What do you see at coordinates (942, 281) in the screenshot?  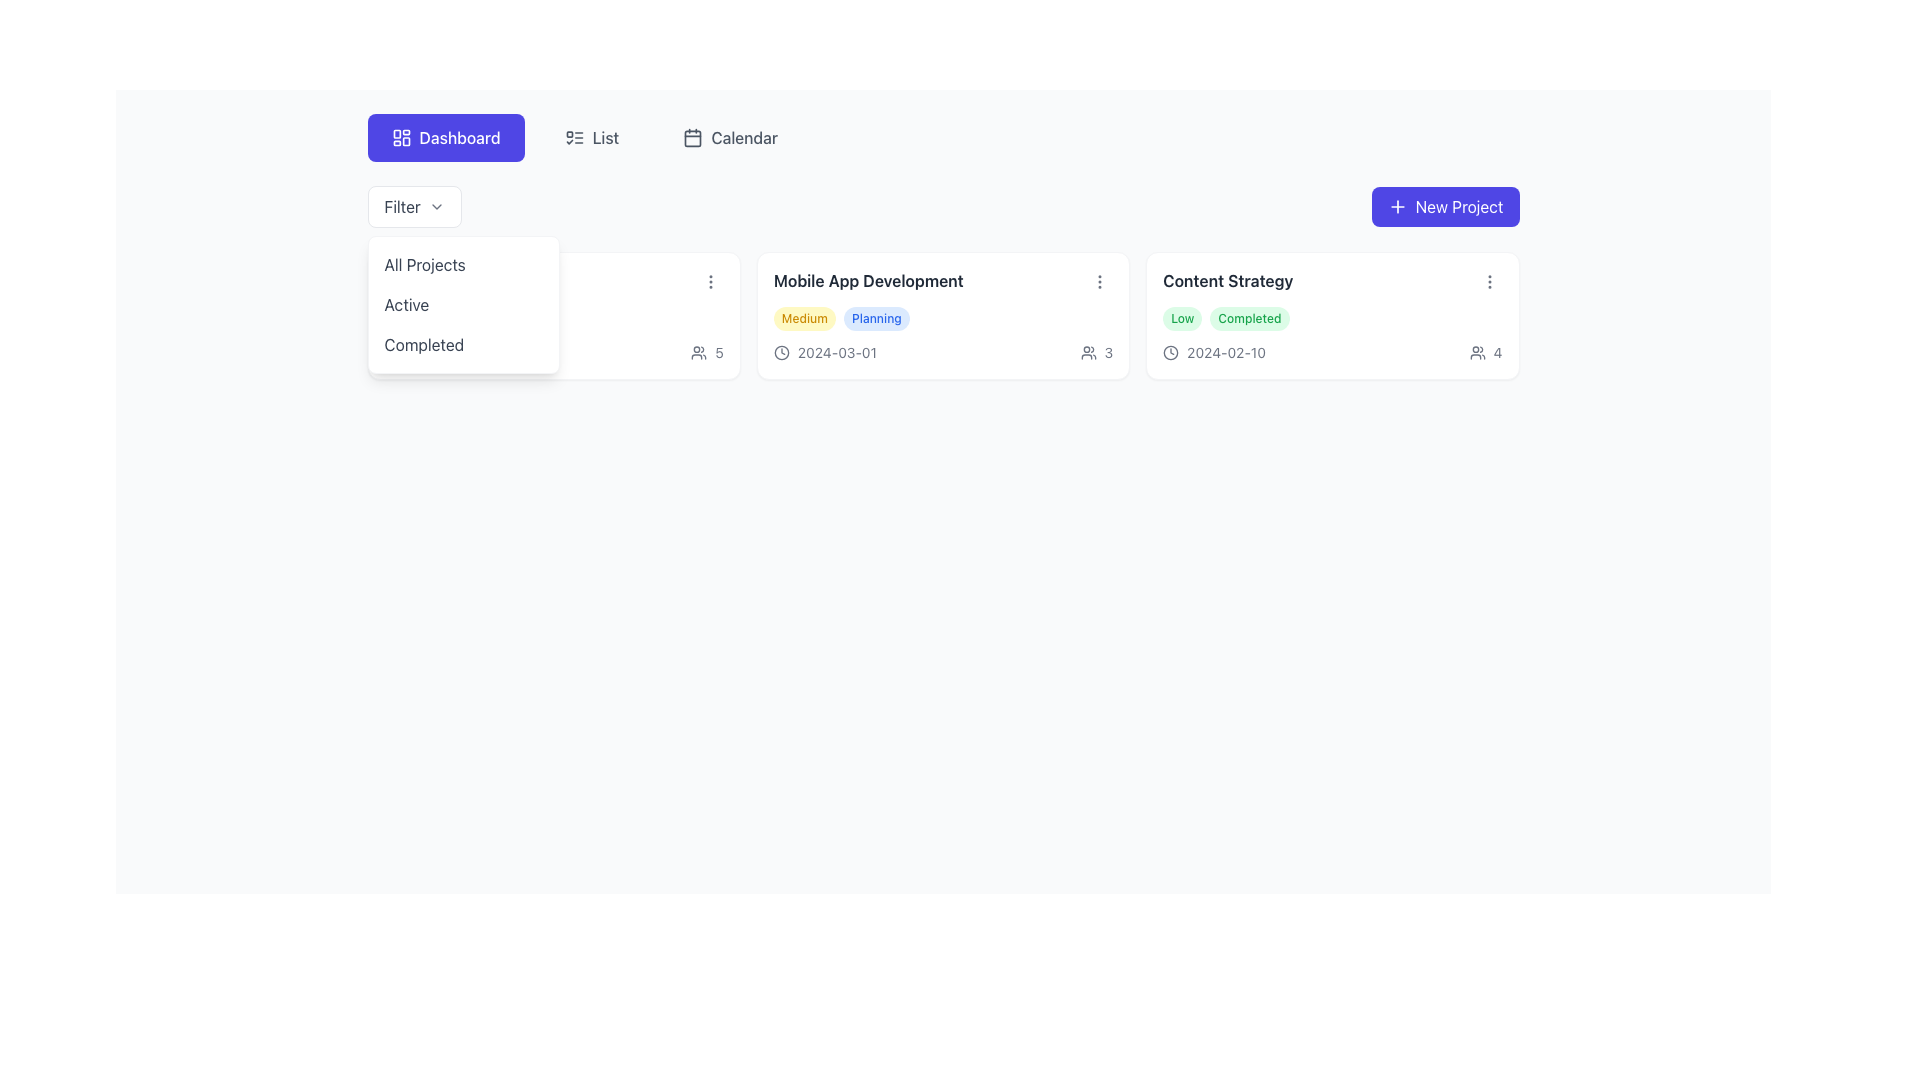 I see `the project title text label located at the top of the first project card on the main dashboard` at bounding box center [942, 281].